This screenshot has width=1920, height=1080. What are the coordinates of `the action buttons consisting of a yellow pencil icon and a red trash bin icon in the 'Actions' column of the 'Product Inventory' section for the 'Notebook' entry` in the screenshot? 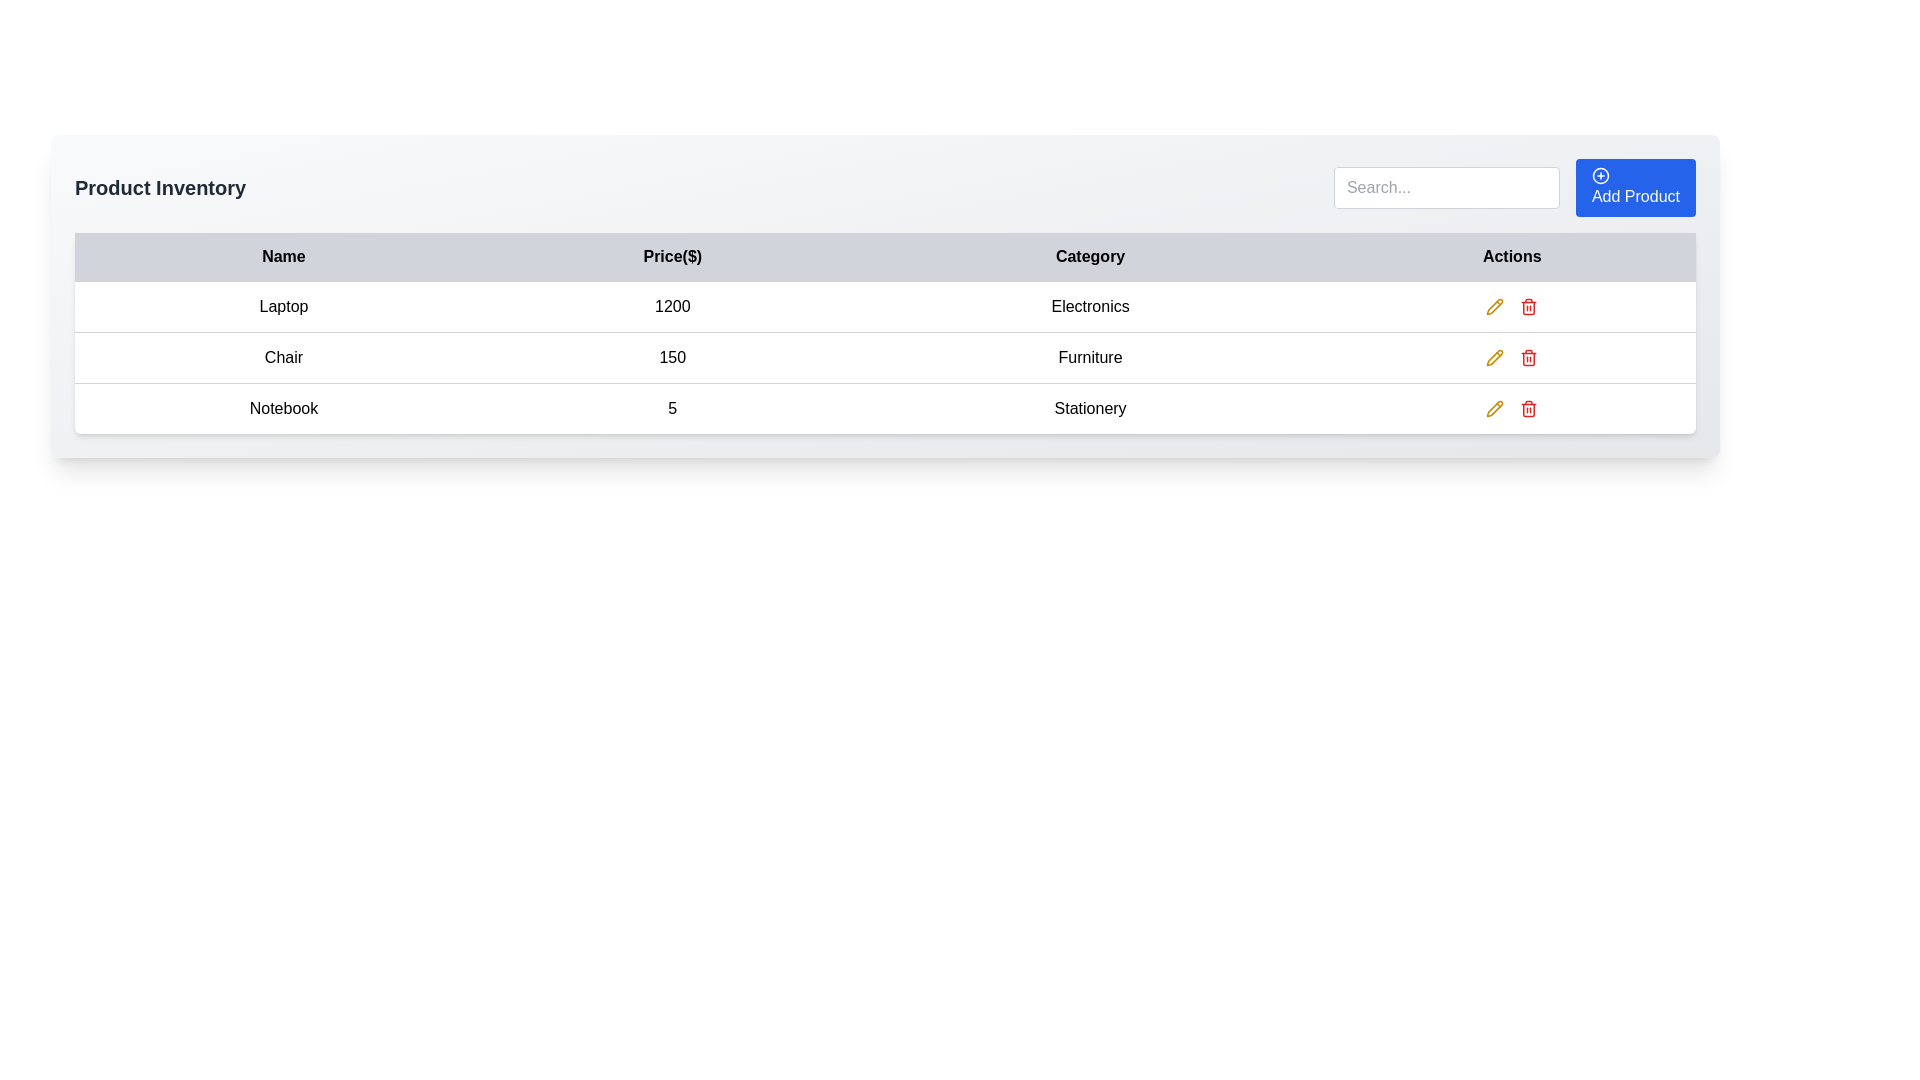 It's located at (1512, 407).